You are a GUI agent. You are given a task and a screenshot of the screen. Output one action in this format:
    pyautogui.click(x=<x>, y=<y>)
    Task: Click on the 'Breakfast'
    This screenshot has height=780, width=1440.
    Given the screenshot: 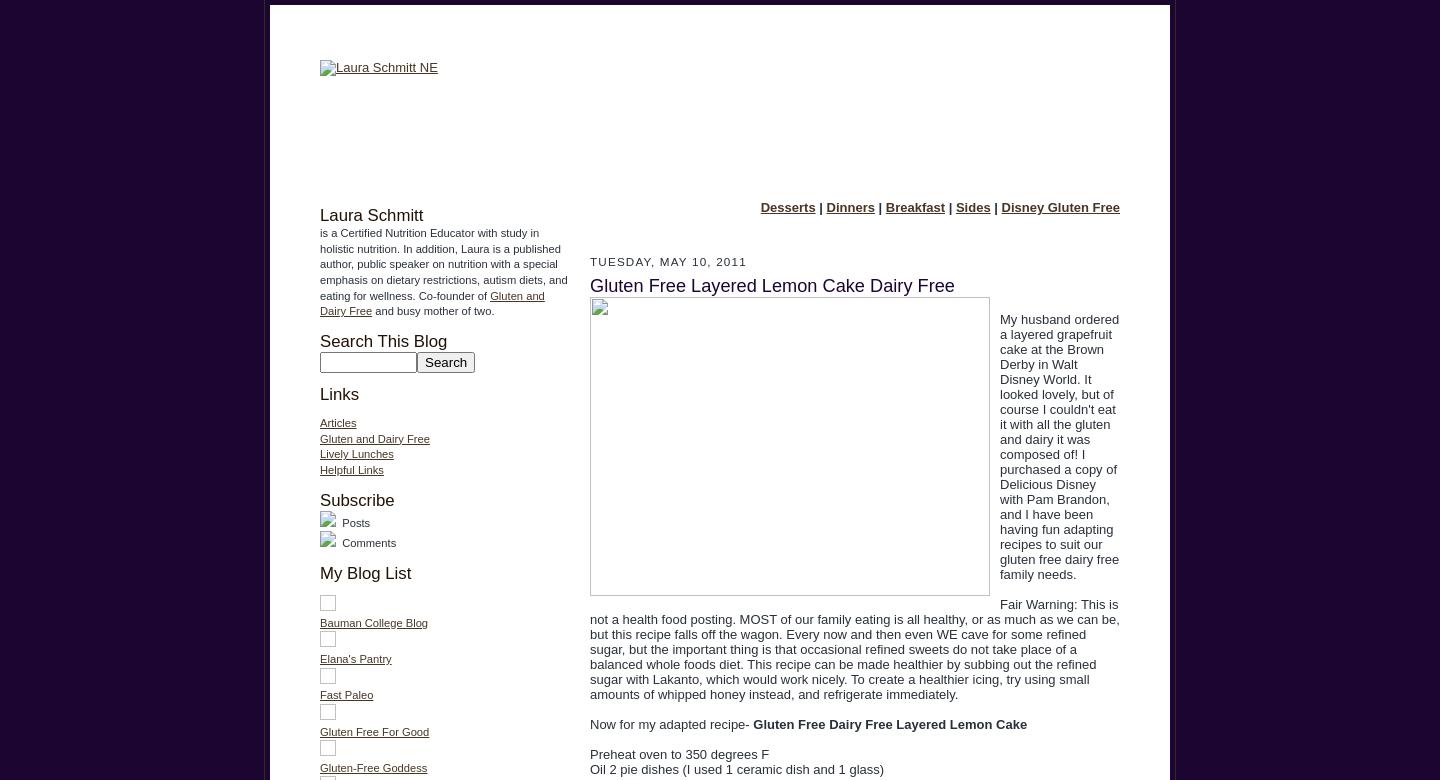 What is the action you would take?
    pyautogui.click(x=914, y=207)
    